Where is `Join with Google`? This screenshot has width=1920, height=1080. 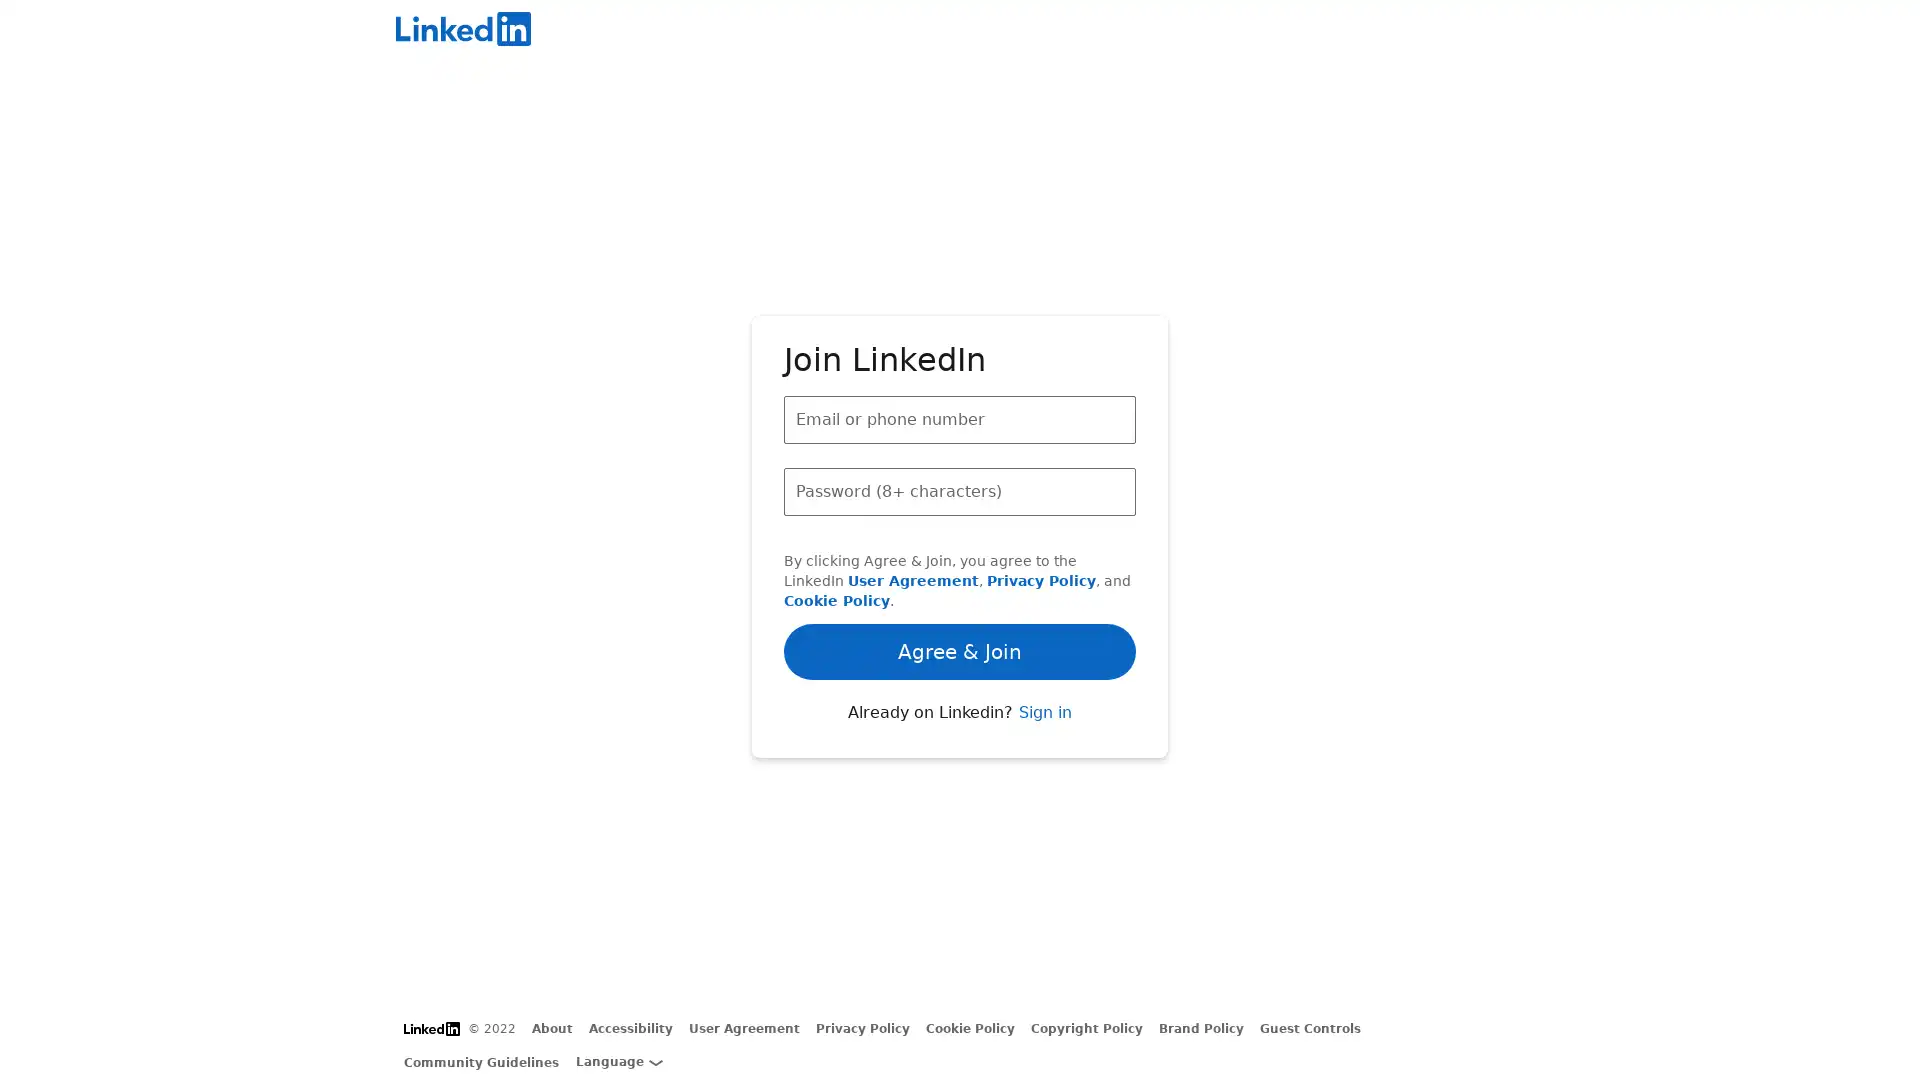
Join with Google is located at coordinates (960, 705).